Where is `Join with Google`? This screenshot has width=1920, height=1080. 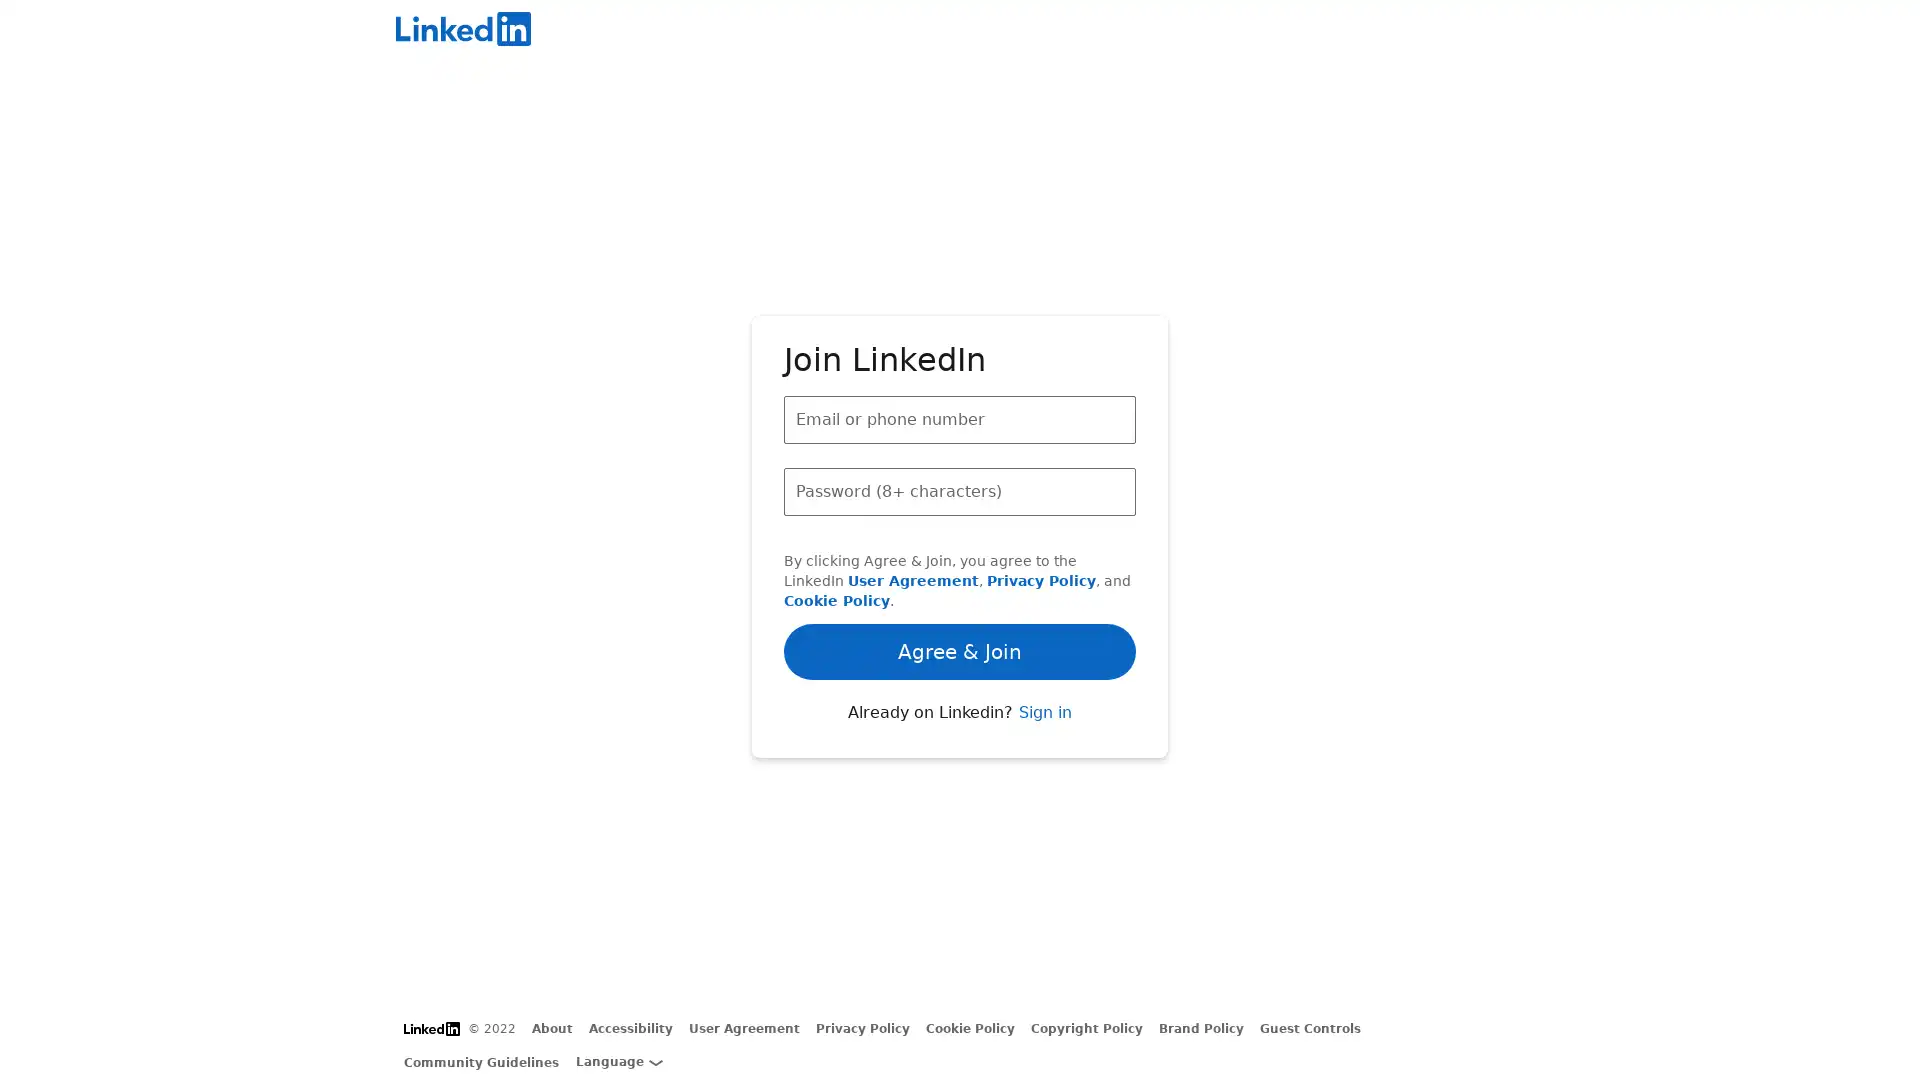
Join with Google is located at coordinates (960, 705).